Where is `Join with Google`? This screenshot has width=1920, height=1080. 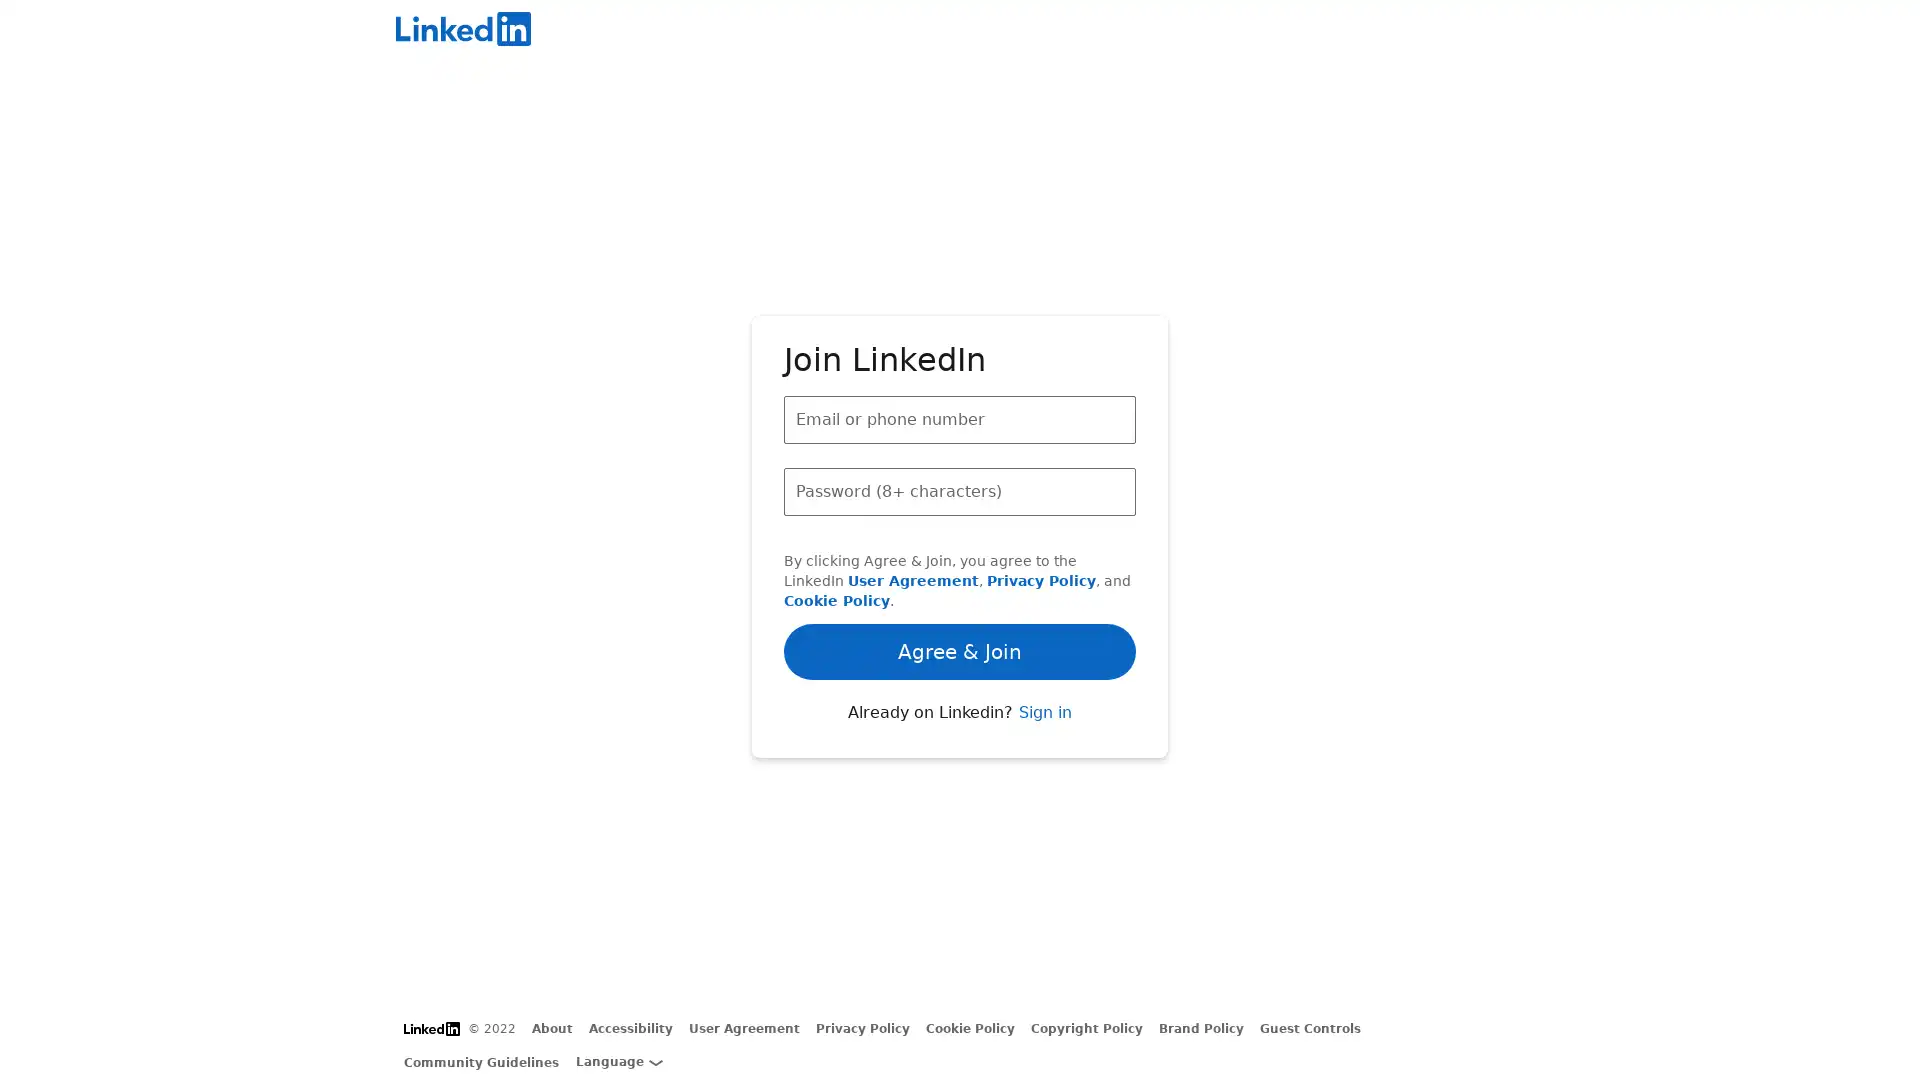
Join with Google is located at coordinates (960, 705).